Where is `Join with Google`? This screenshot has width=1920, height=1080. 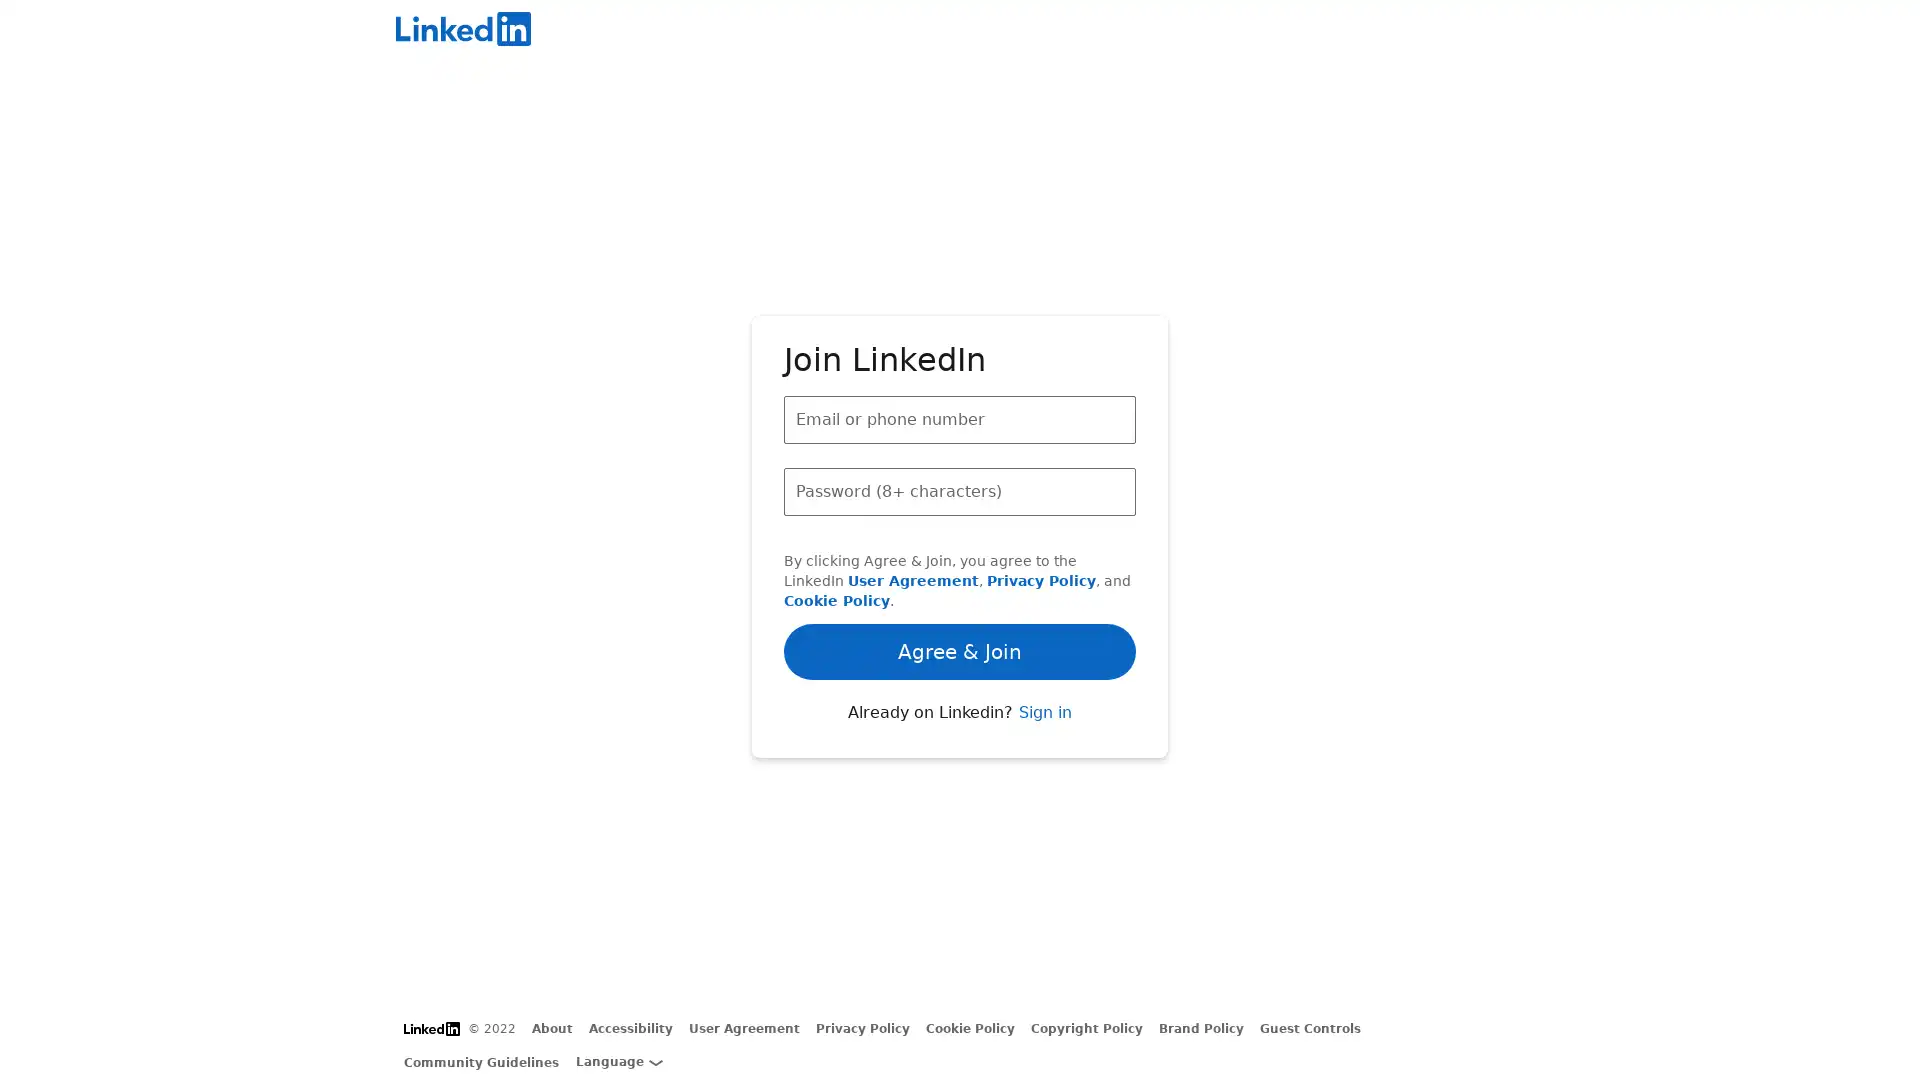
Join with Google is located at coordinates (960, 705).